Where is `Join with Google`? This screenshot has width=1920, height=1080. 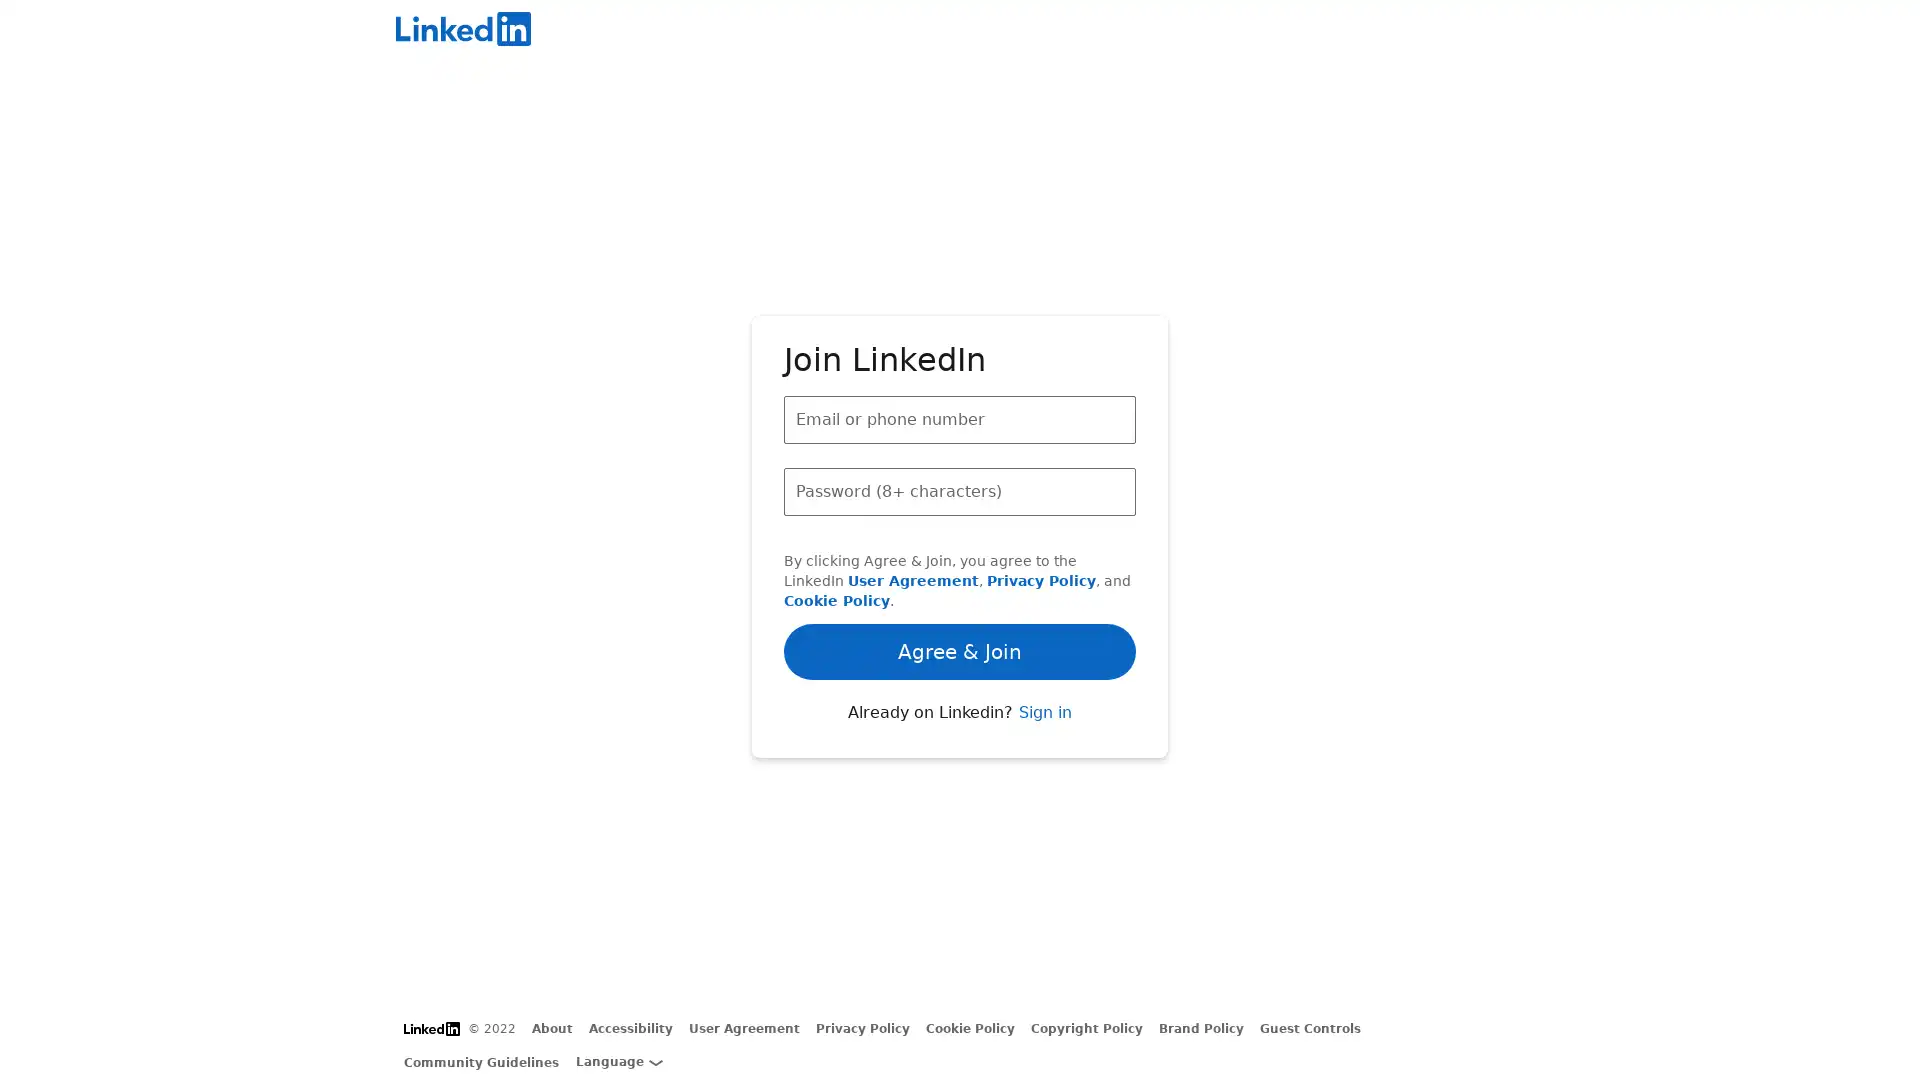
Join with Google is located at coordinates (960, 705).